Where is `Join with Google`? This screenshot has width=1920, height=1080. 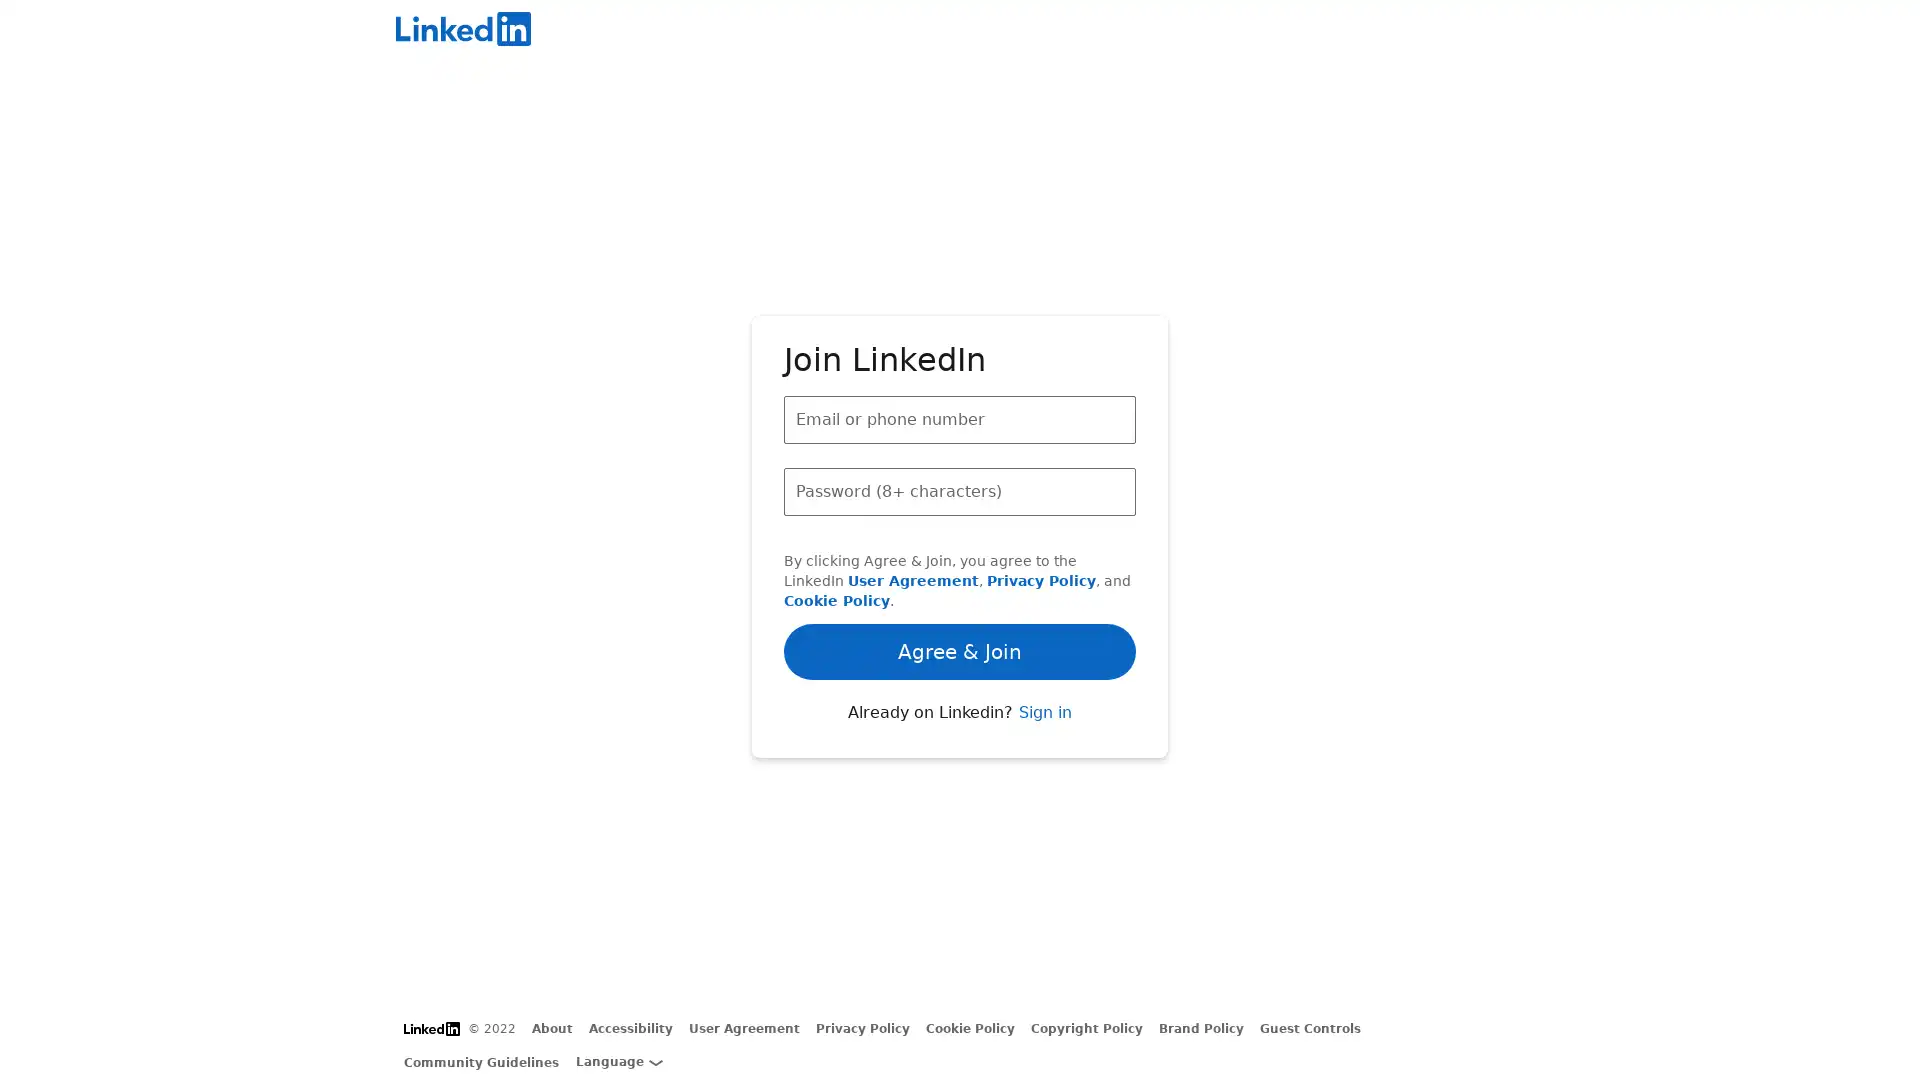
Join with Google is located at coordinates (960, 705).